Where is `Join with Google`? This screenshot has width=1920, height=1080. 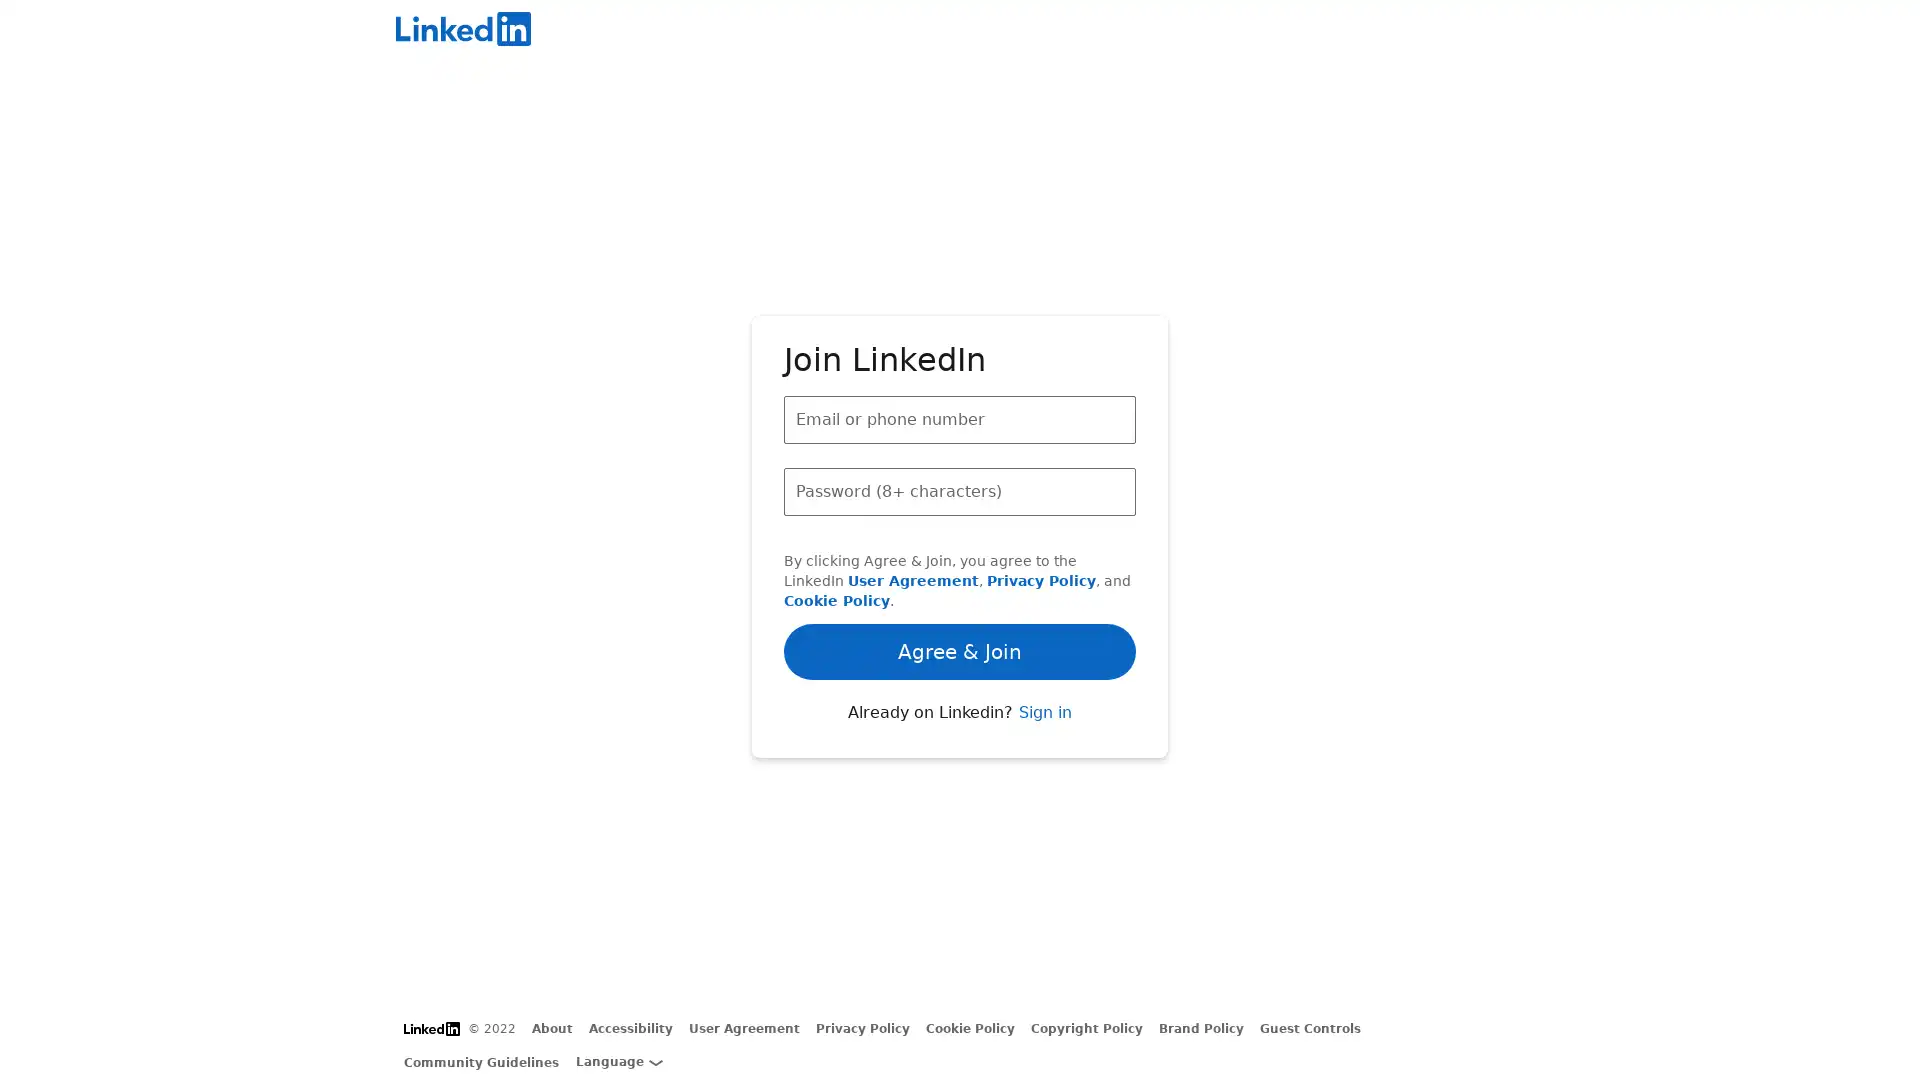
Join with Google is located at coordinates (960, 705).